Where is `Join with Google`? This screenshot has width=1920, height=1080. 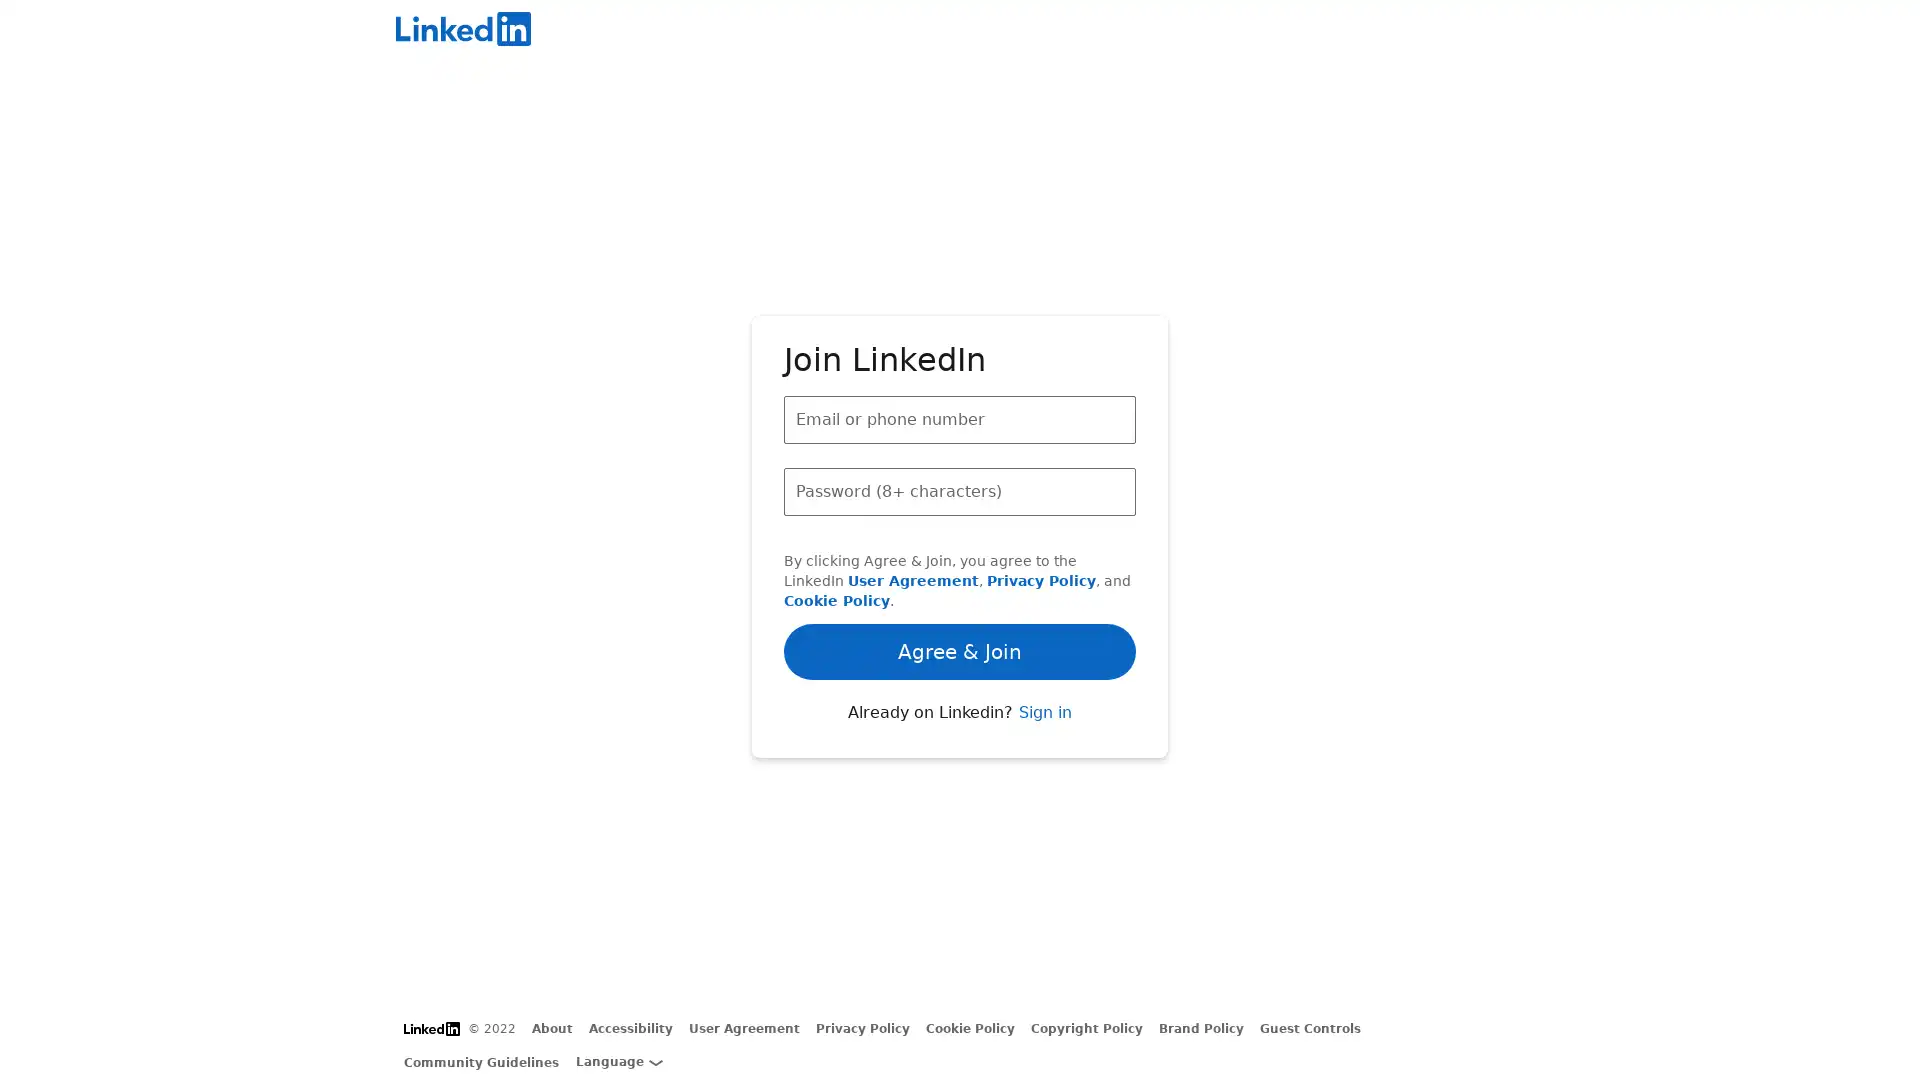
Join with Google is located at coordinates (960, 705).